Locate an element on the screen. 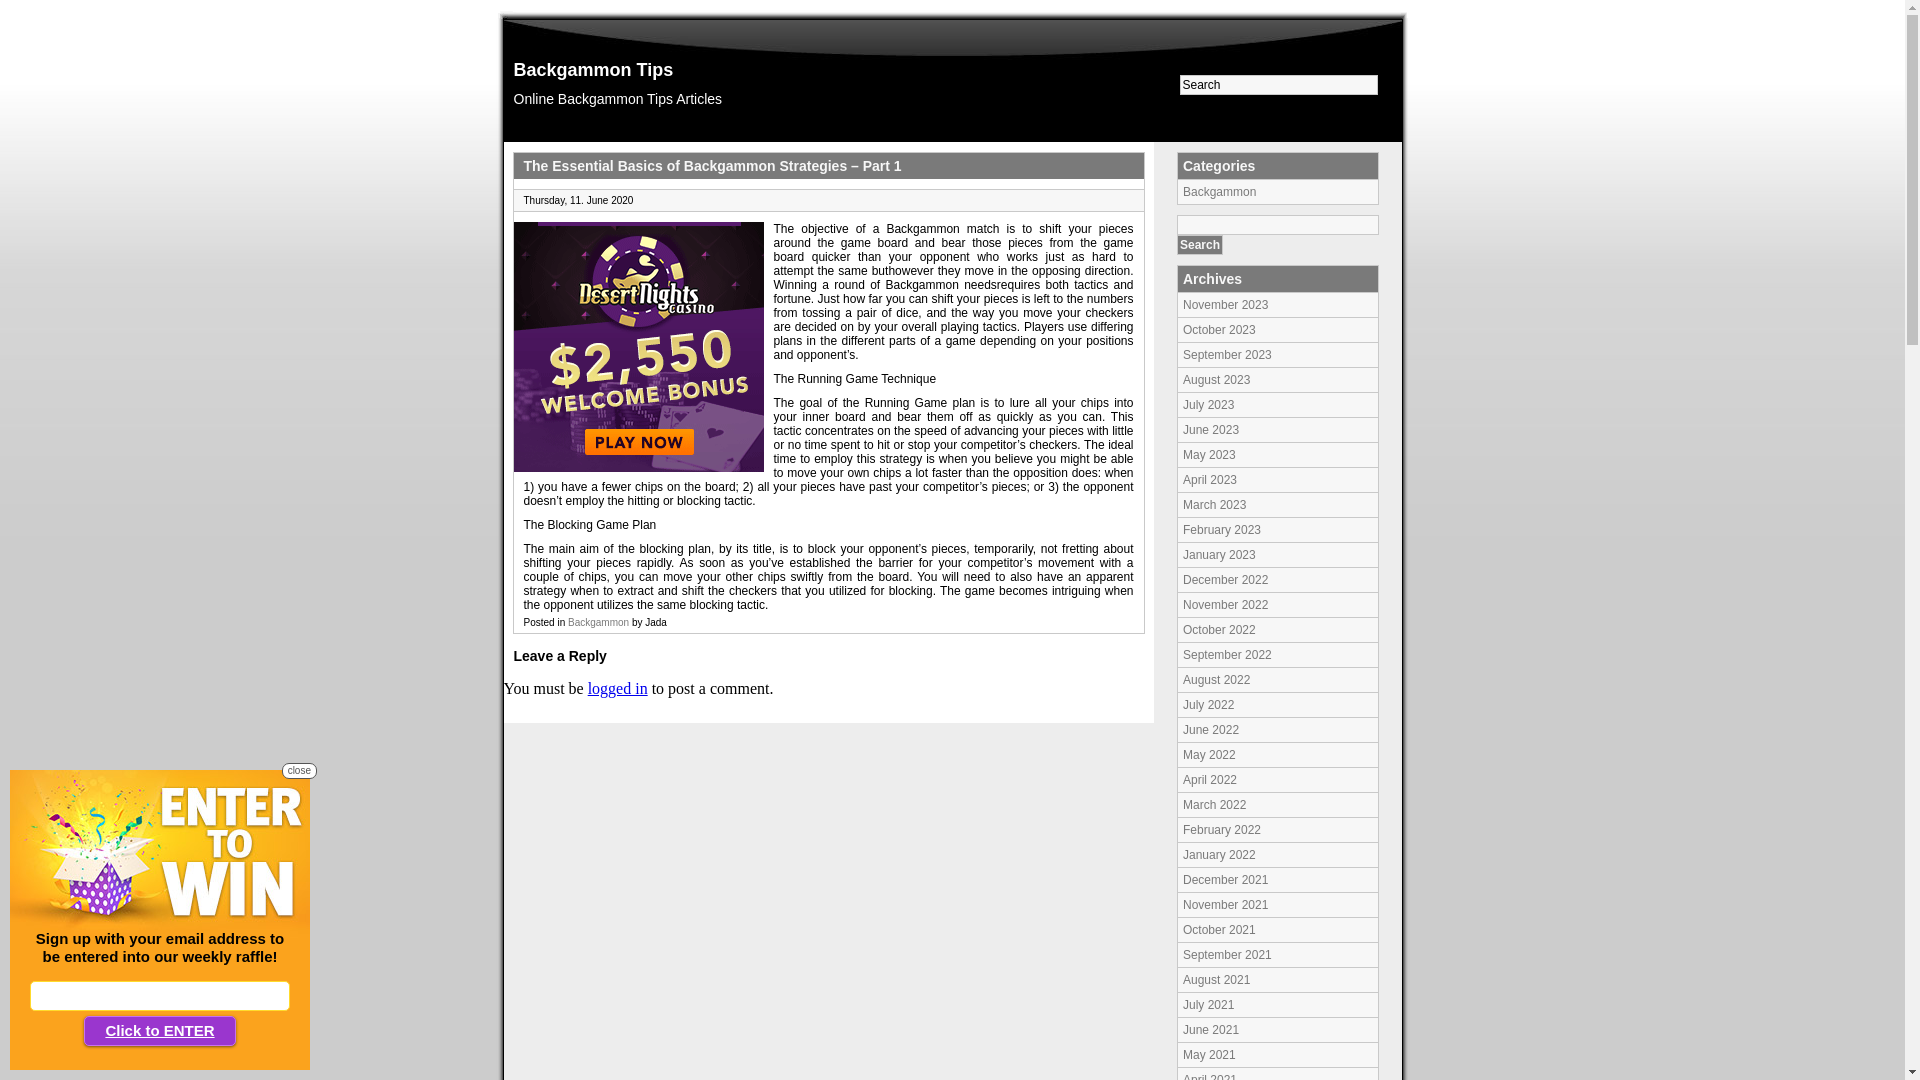  'May 2023' is located at coordinates (1208, 455).